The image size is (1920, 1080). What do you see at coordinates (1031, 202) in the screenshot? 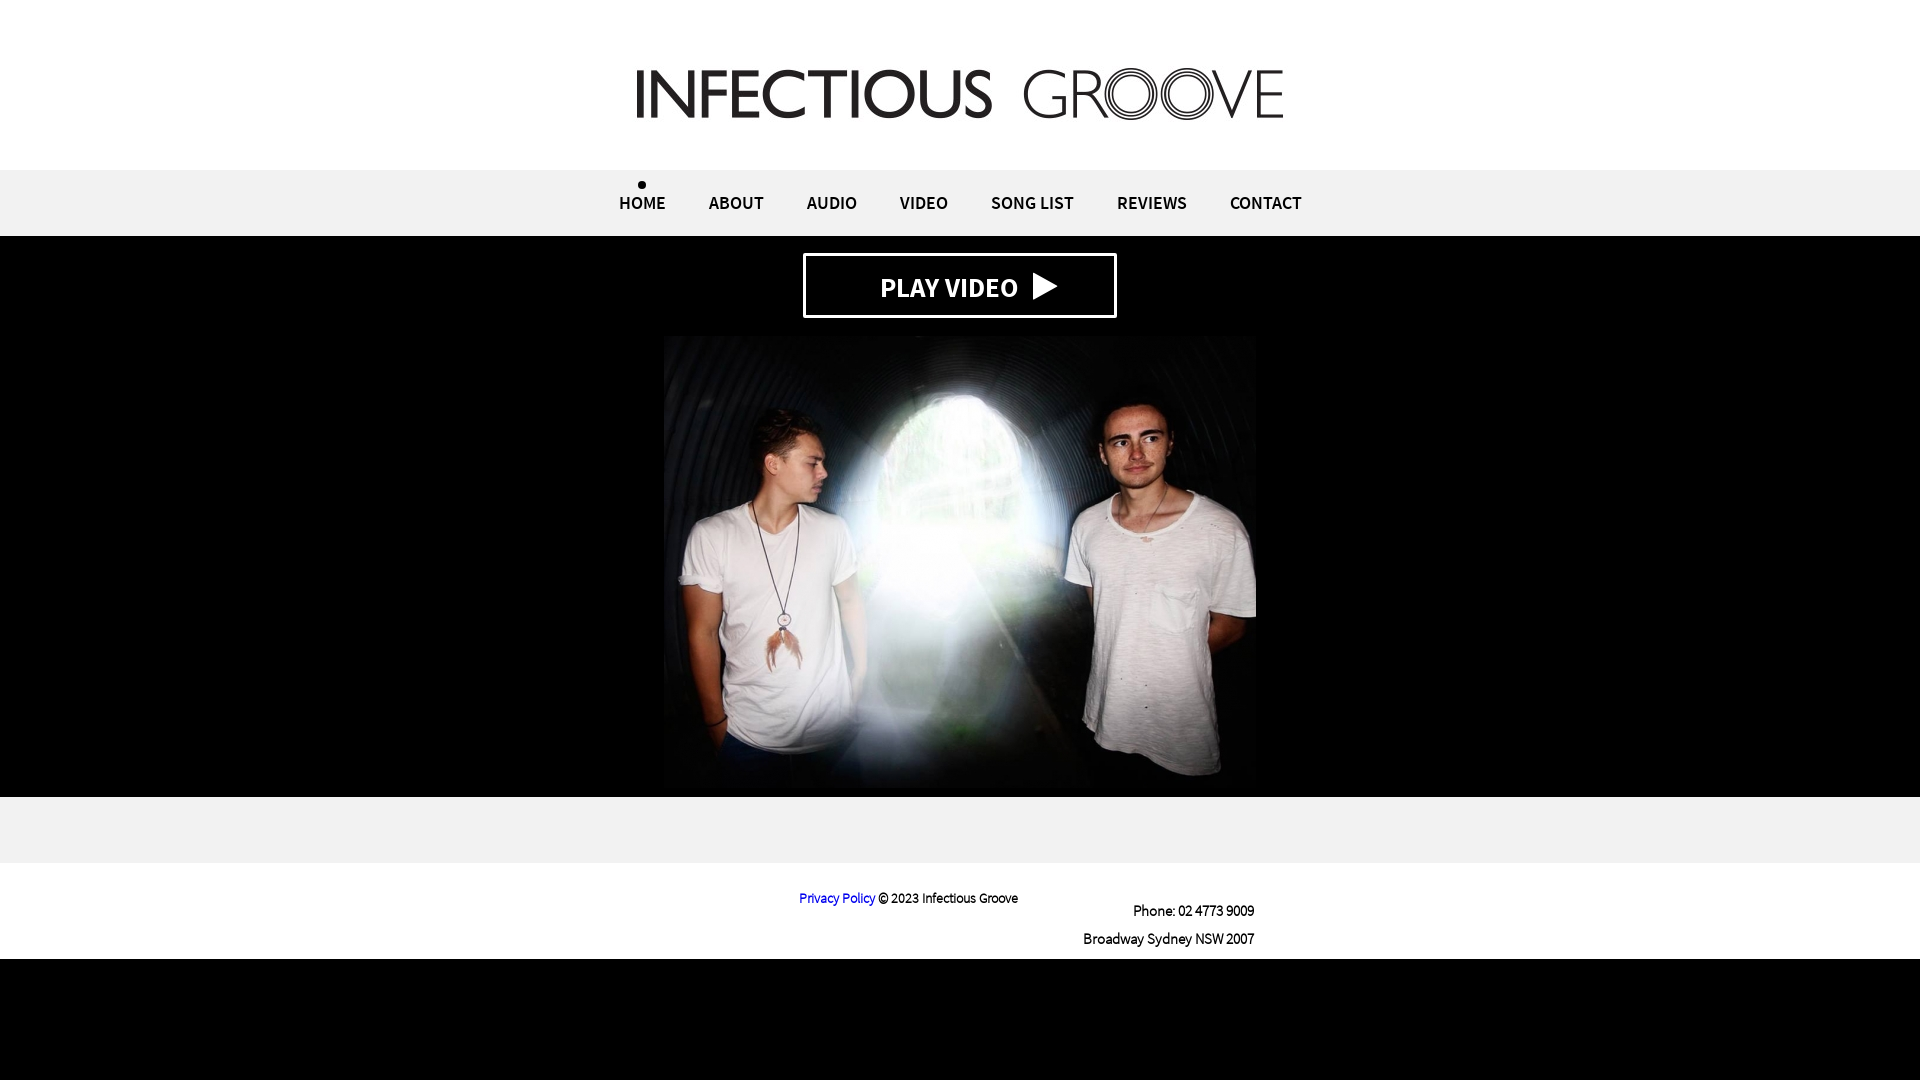
I see `'SONG LIST'` at bounding box center [1031, 202].